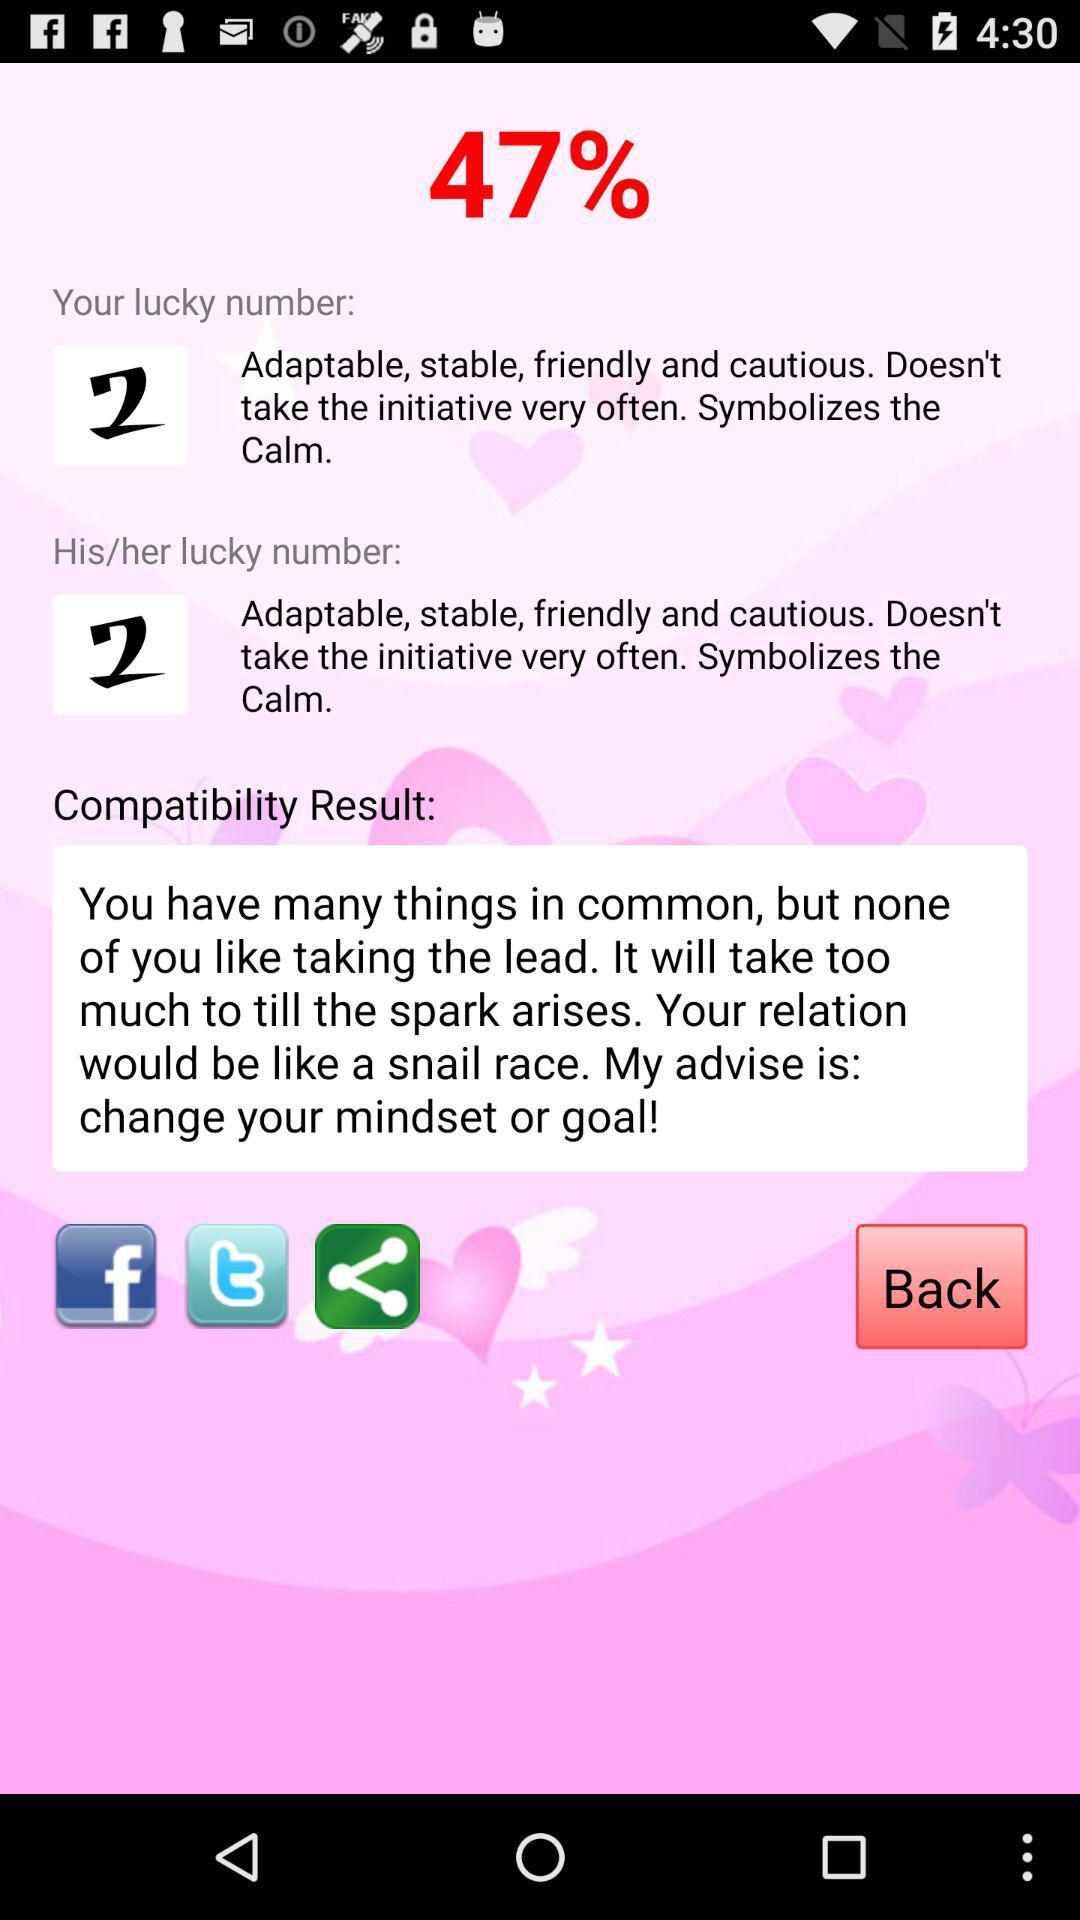 The image size is (1080, 1920). Describe the element at coordinates (941, 1286) in the screenshot. I see `the back button` at that location.